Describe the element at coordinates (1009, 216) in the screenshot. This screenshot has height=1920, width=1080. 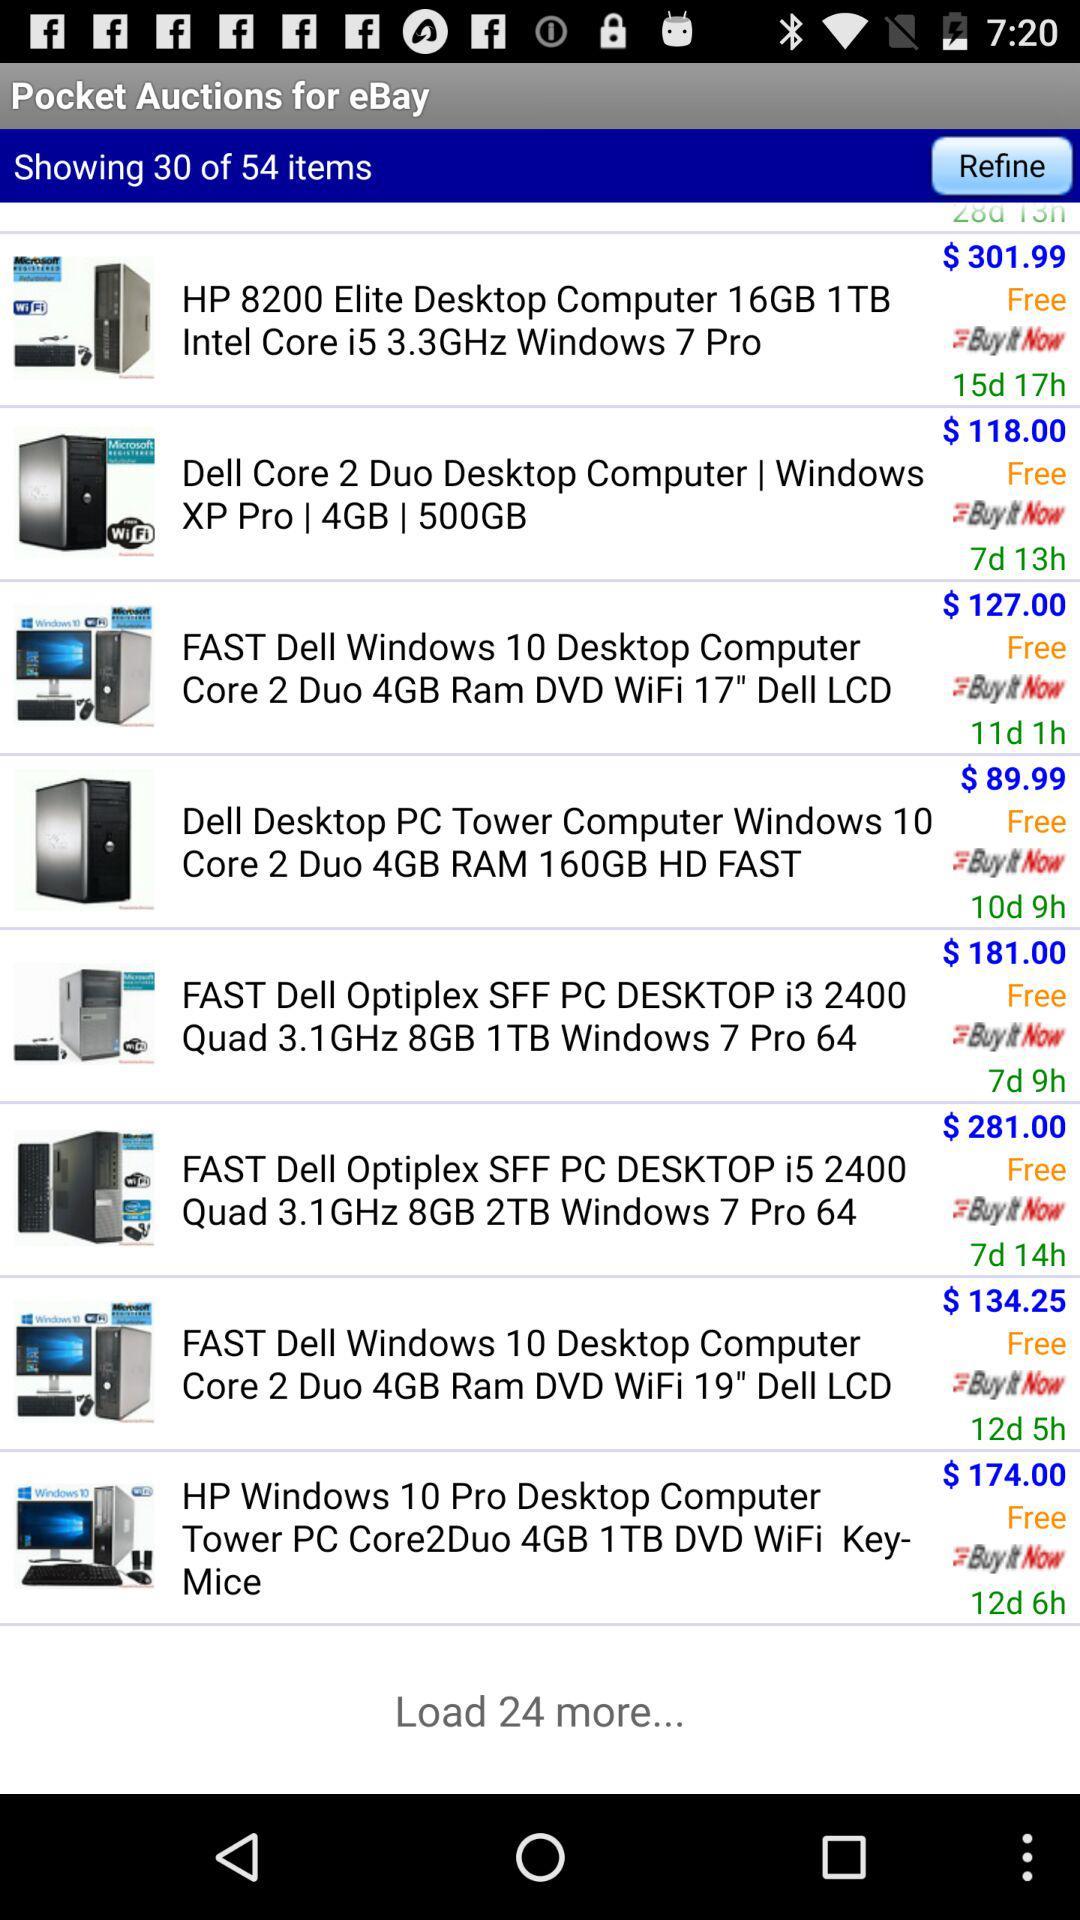
I see `the icon next to hp elite 8200 app` at that location.